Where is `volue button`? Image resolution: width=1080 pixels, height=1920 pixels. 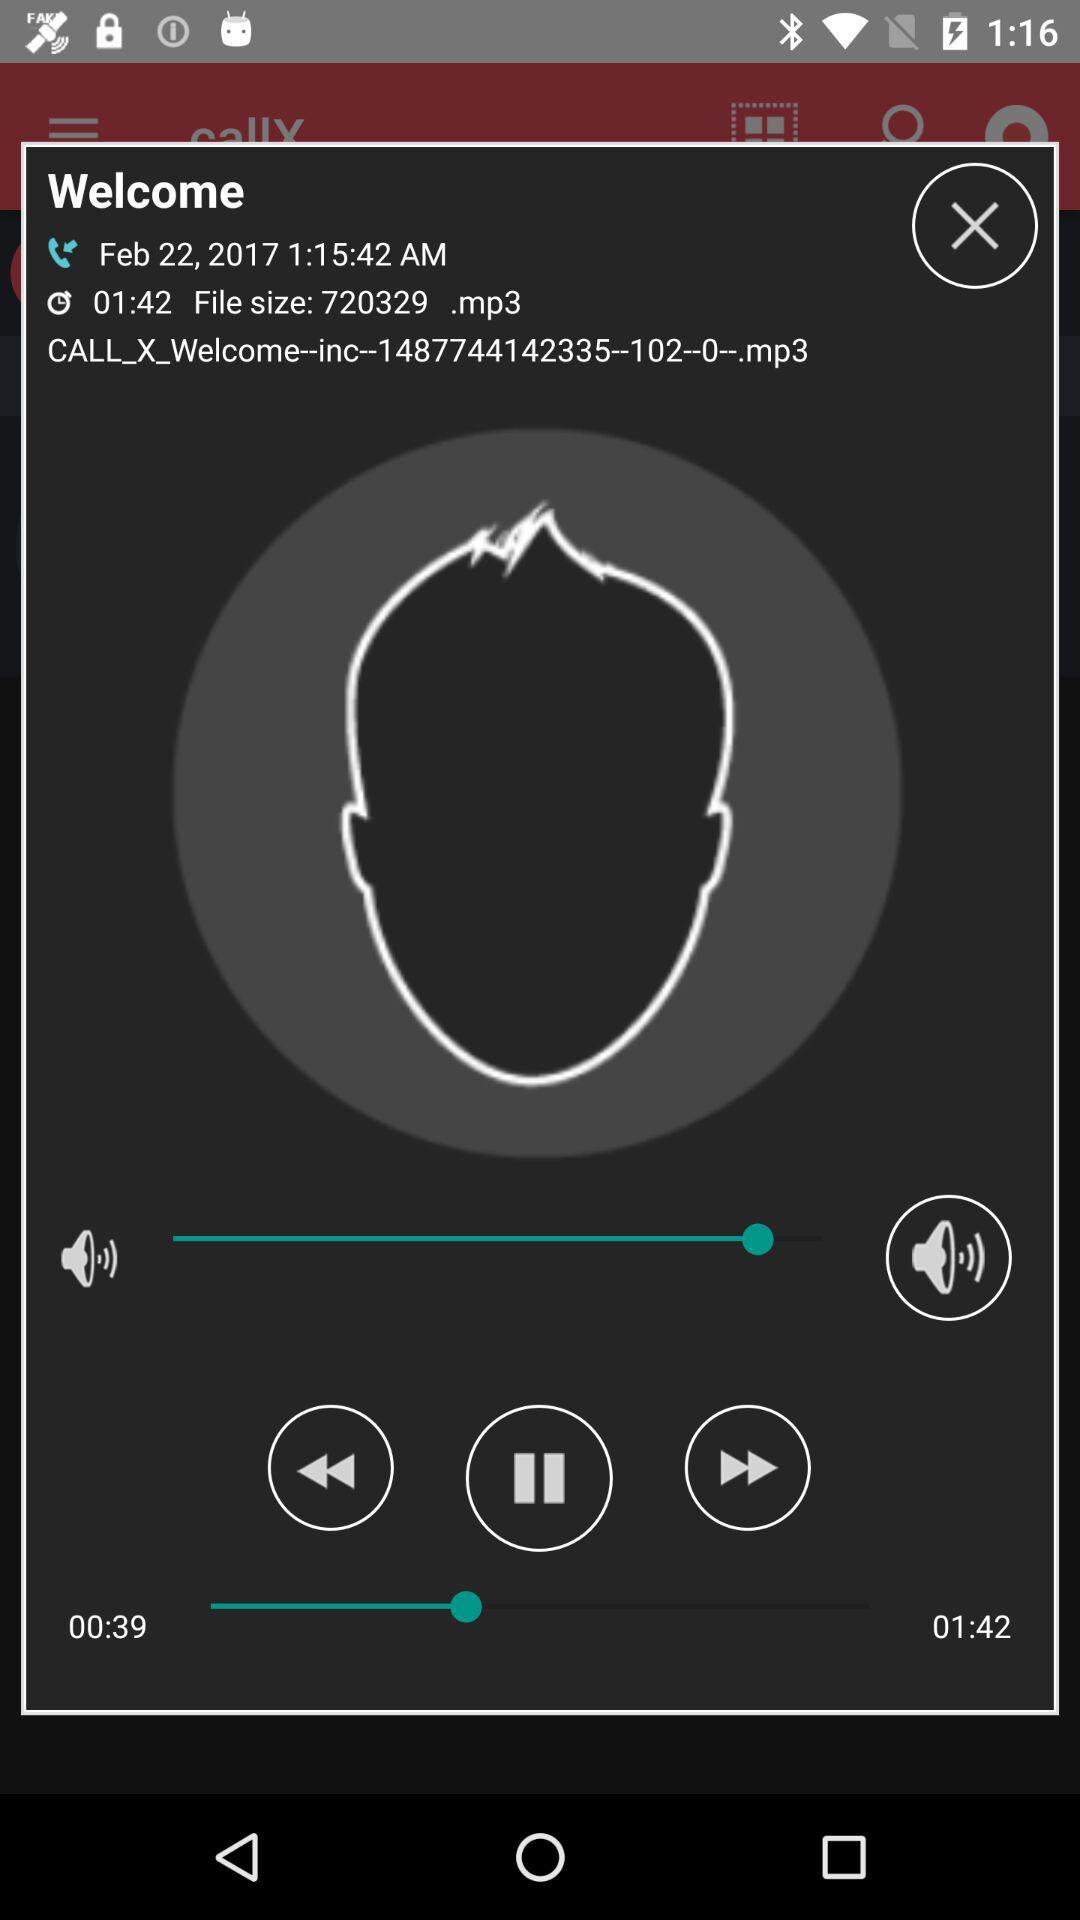 volue button is located at coordinates (947, 1256).